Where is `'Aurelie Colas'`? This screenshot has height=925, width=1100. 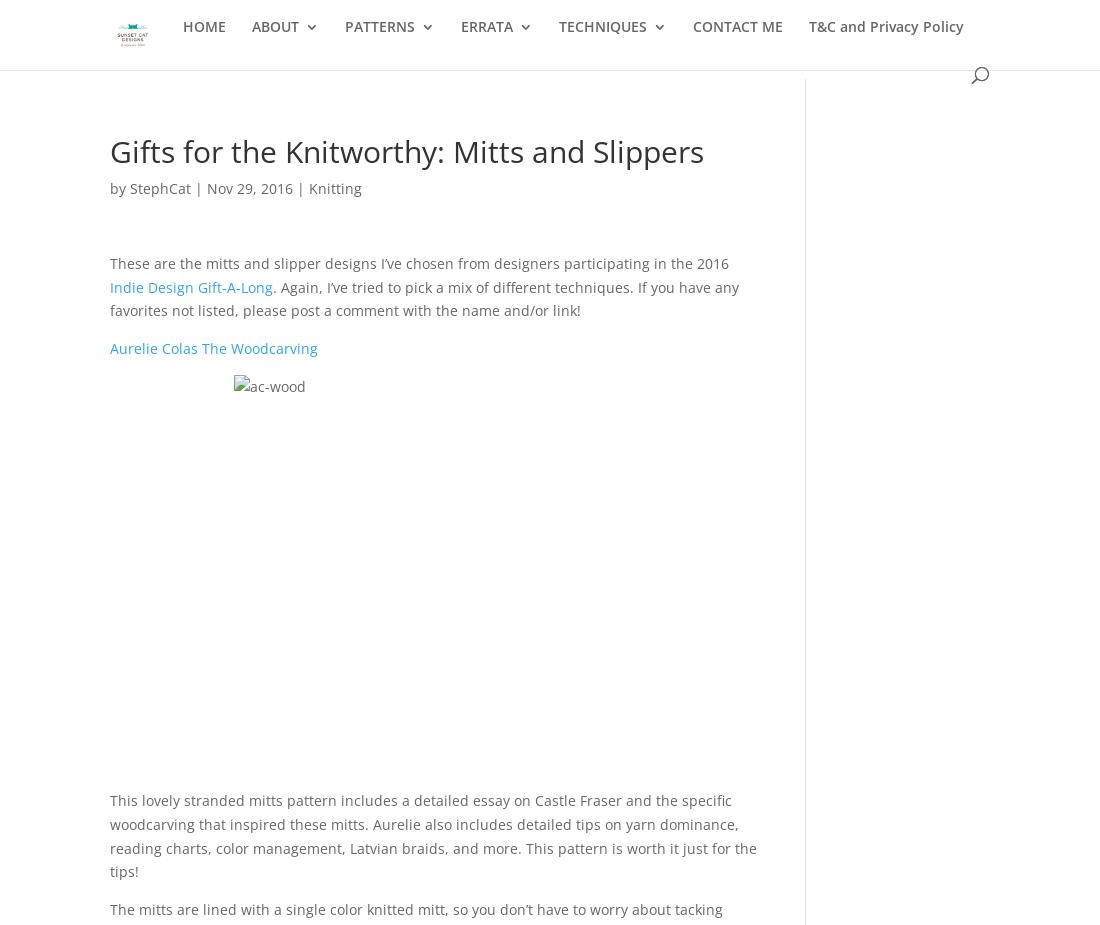
'Aurelie Colas' is located at coordinates (153, 347).